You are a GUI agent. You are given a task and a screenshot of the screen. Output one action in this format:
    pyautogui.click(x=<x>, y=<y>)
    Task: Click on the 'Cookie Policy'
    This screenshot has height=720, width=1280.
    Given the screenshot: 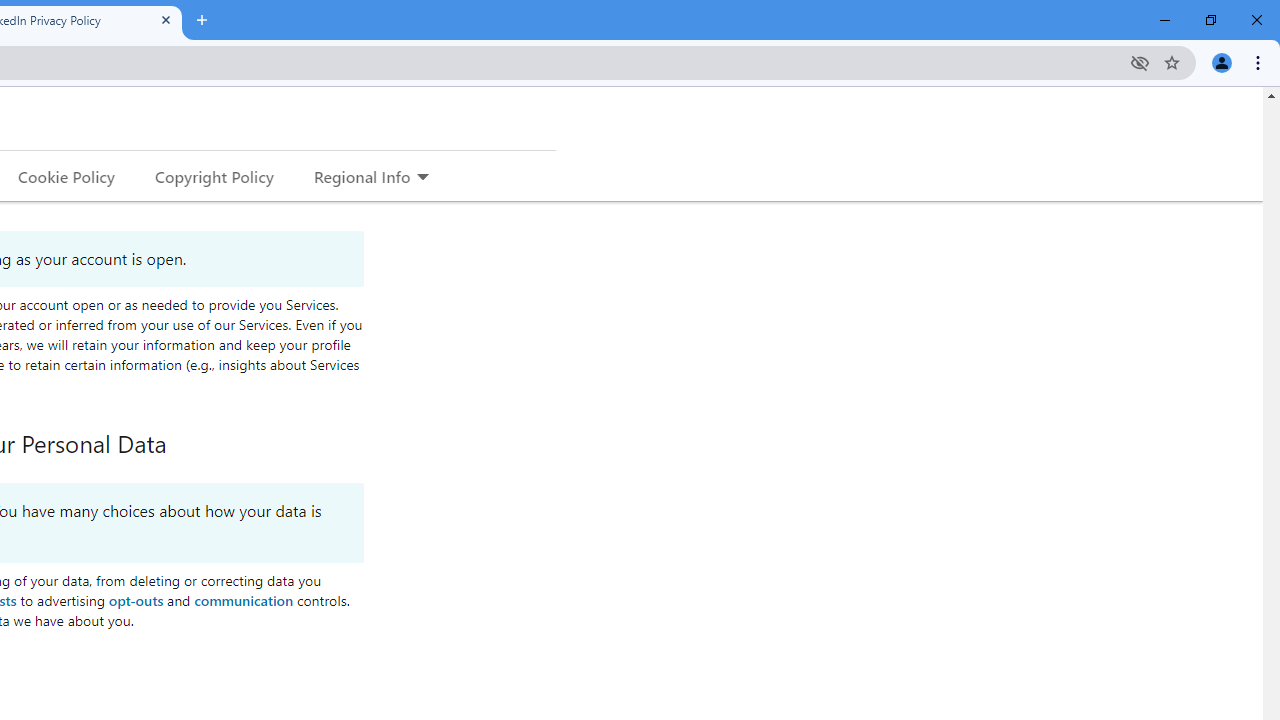 What is the action you would take?
    pyautogui.click(x=66, y=175)
    